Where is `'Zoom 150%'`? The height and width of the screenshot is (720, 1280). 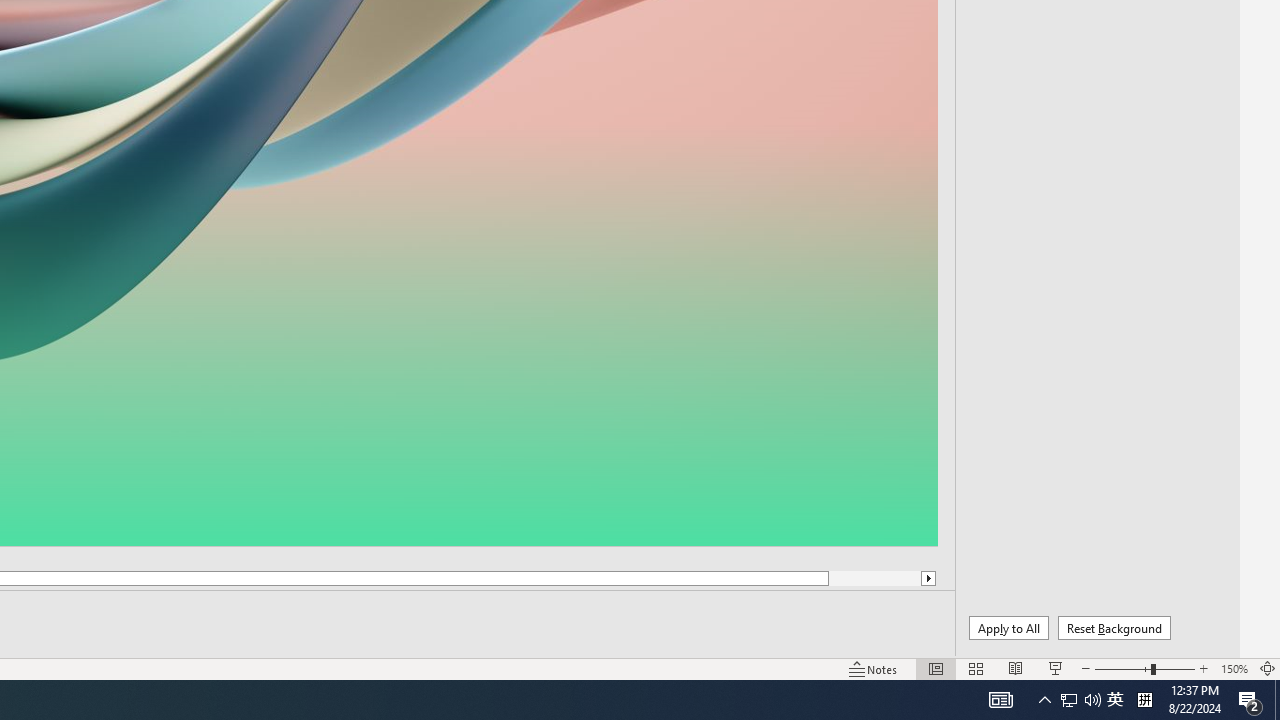 'Zoom 150%' is located at coordinates (1233, 669).